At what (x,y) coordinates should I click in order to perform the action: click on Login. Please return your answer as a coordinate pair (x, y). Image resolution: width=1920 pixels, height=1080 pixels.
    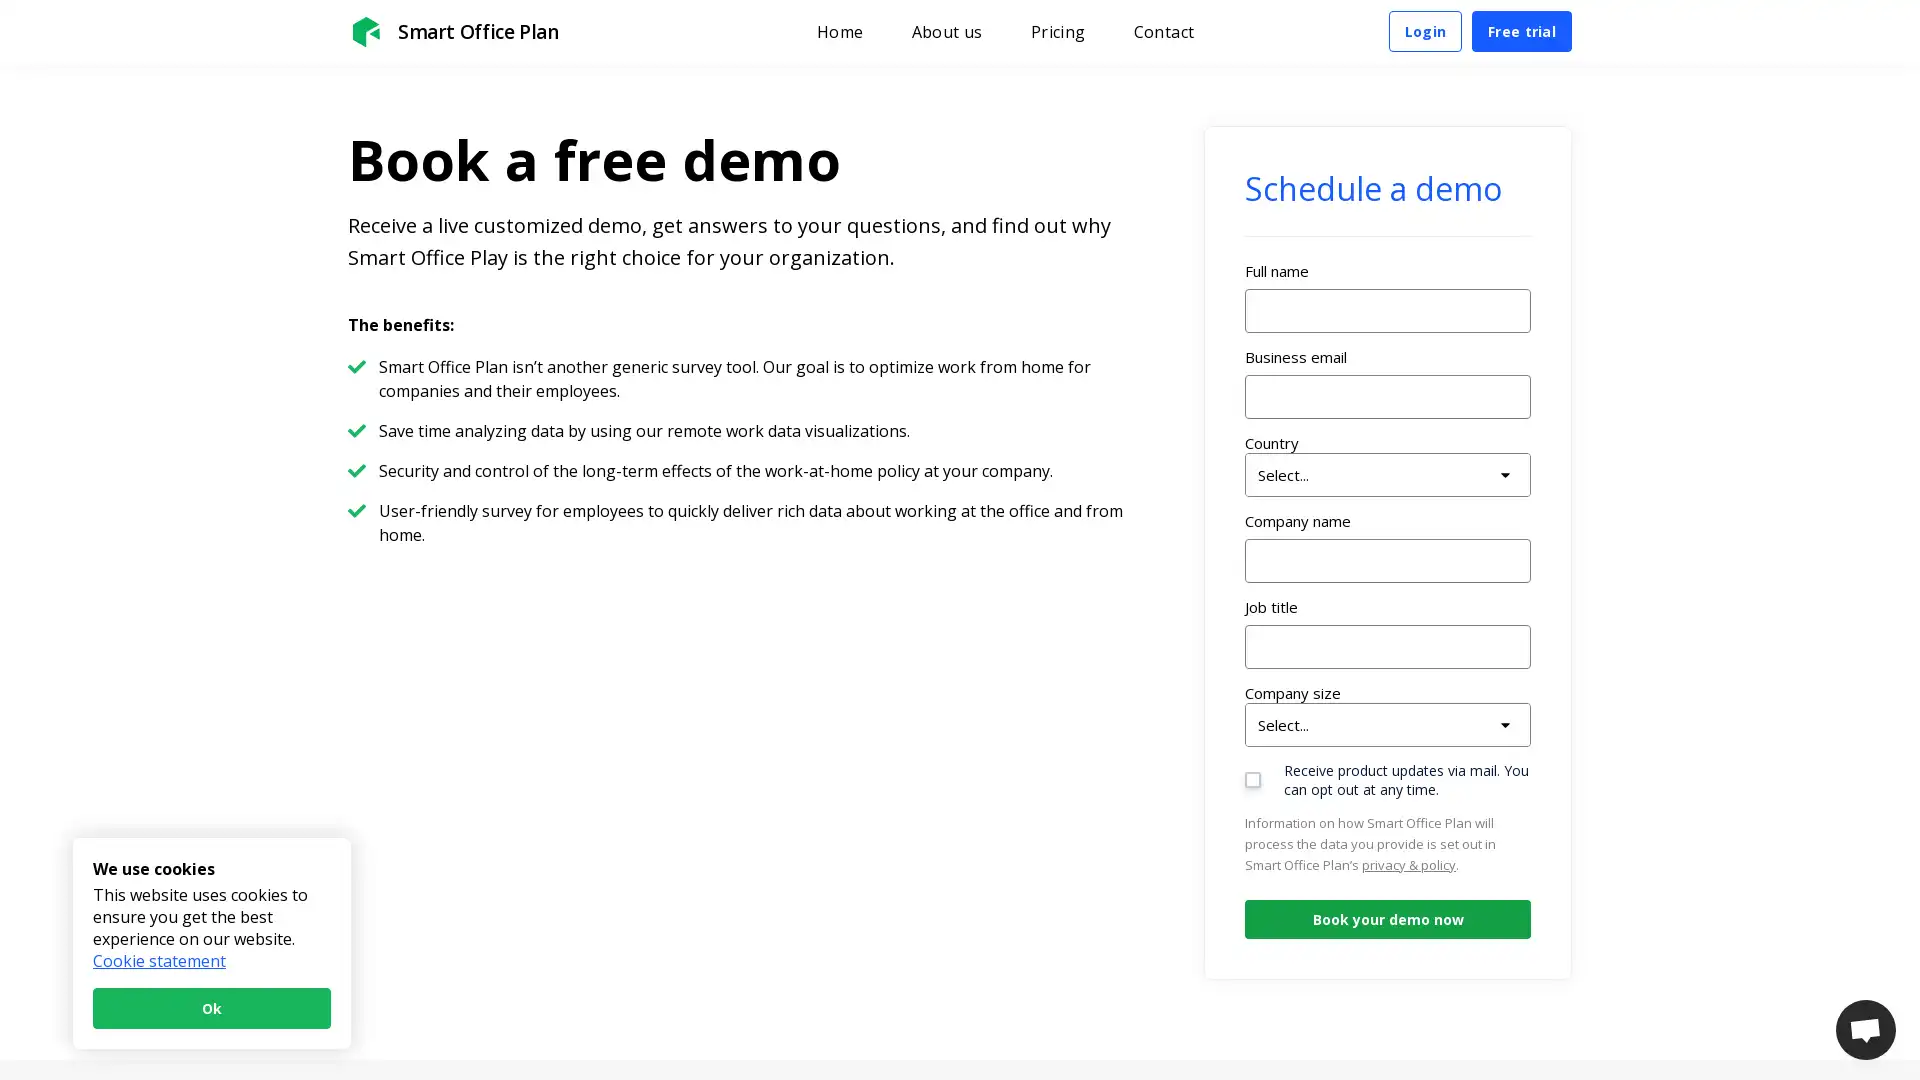
    Looking at the image, I should click on (1424, 31).